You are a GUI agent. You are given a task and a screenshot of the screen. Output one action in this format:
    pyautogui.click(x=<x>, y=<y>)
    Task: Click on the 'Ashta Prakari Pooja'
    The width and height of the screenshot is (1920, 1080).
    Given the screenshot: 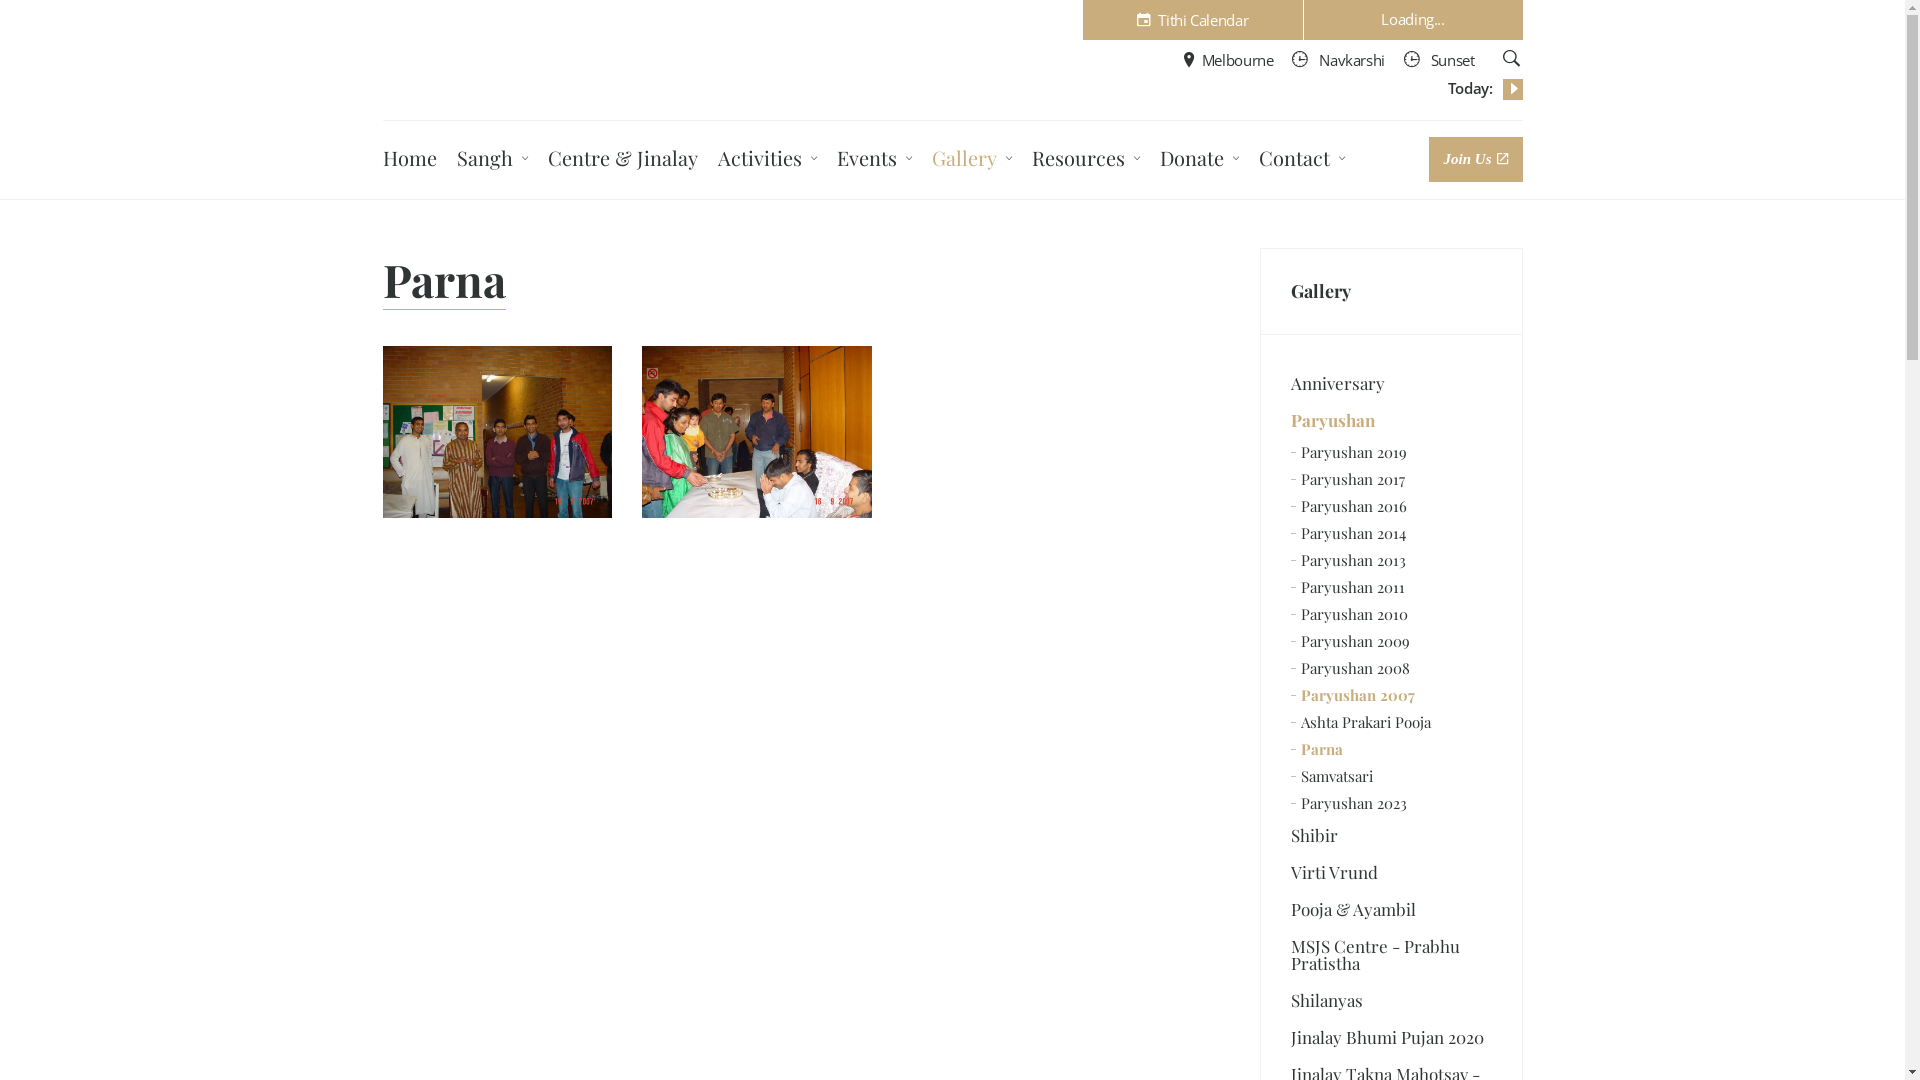 What is the action you would take?
    pyautogui.click(x=1390, y=722)
    